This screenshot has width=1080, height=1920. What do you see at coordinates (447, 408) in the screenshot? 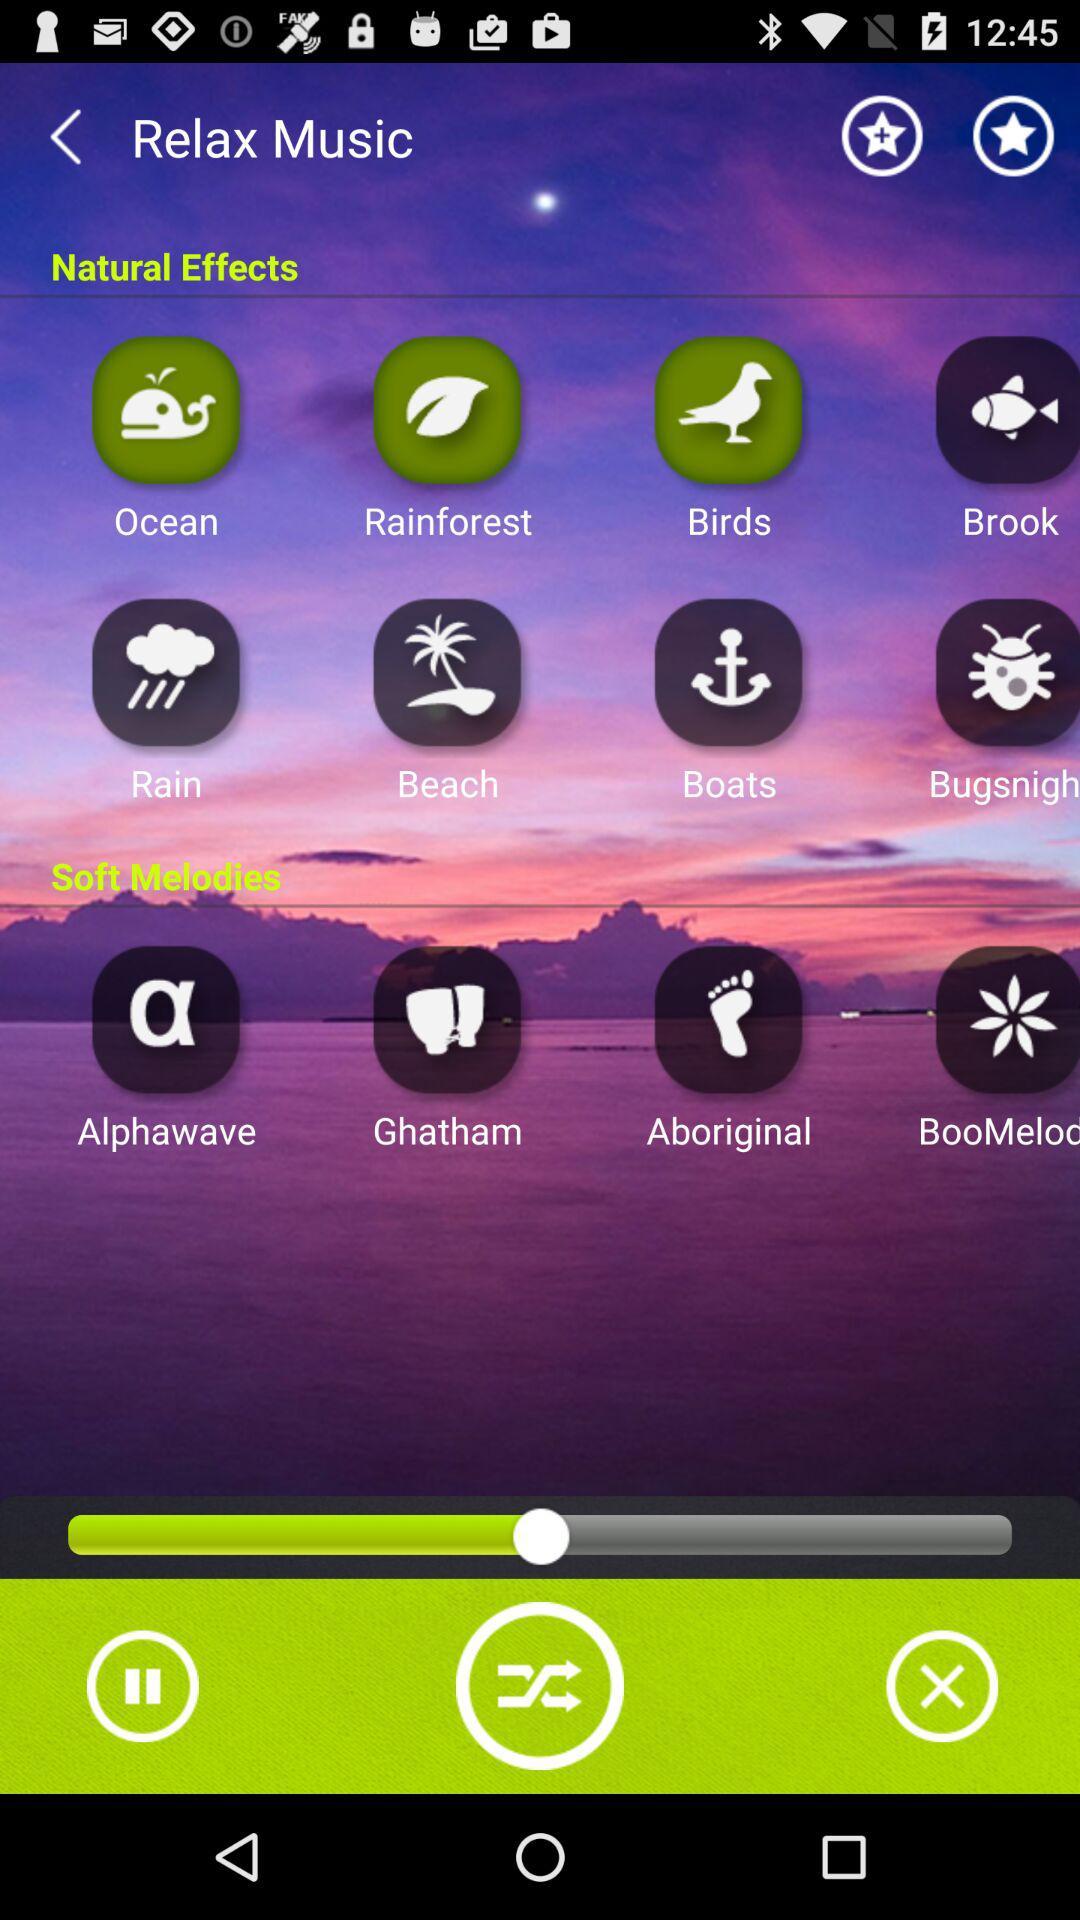
I see `open app` at bounding box center [447, 408].